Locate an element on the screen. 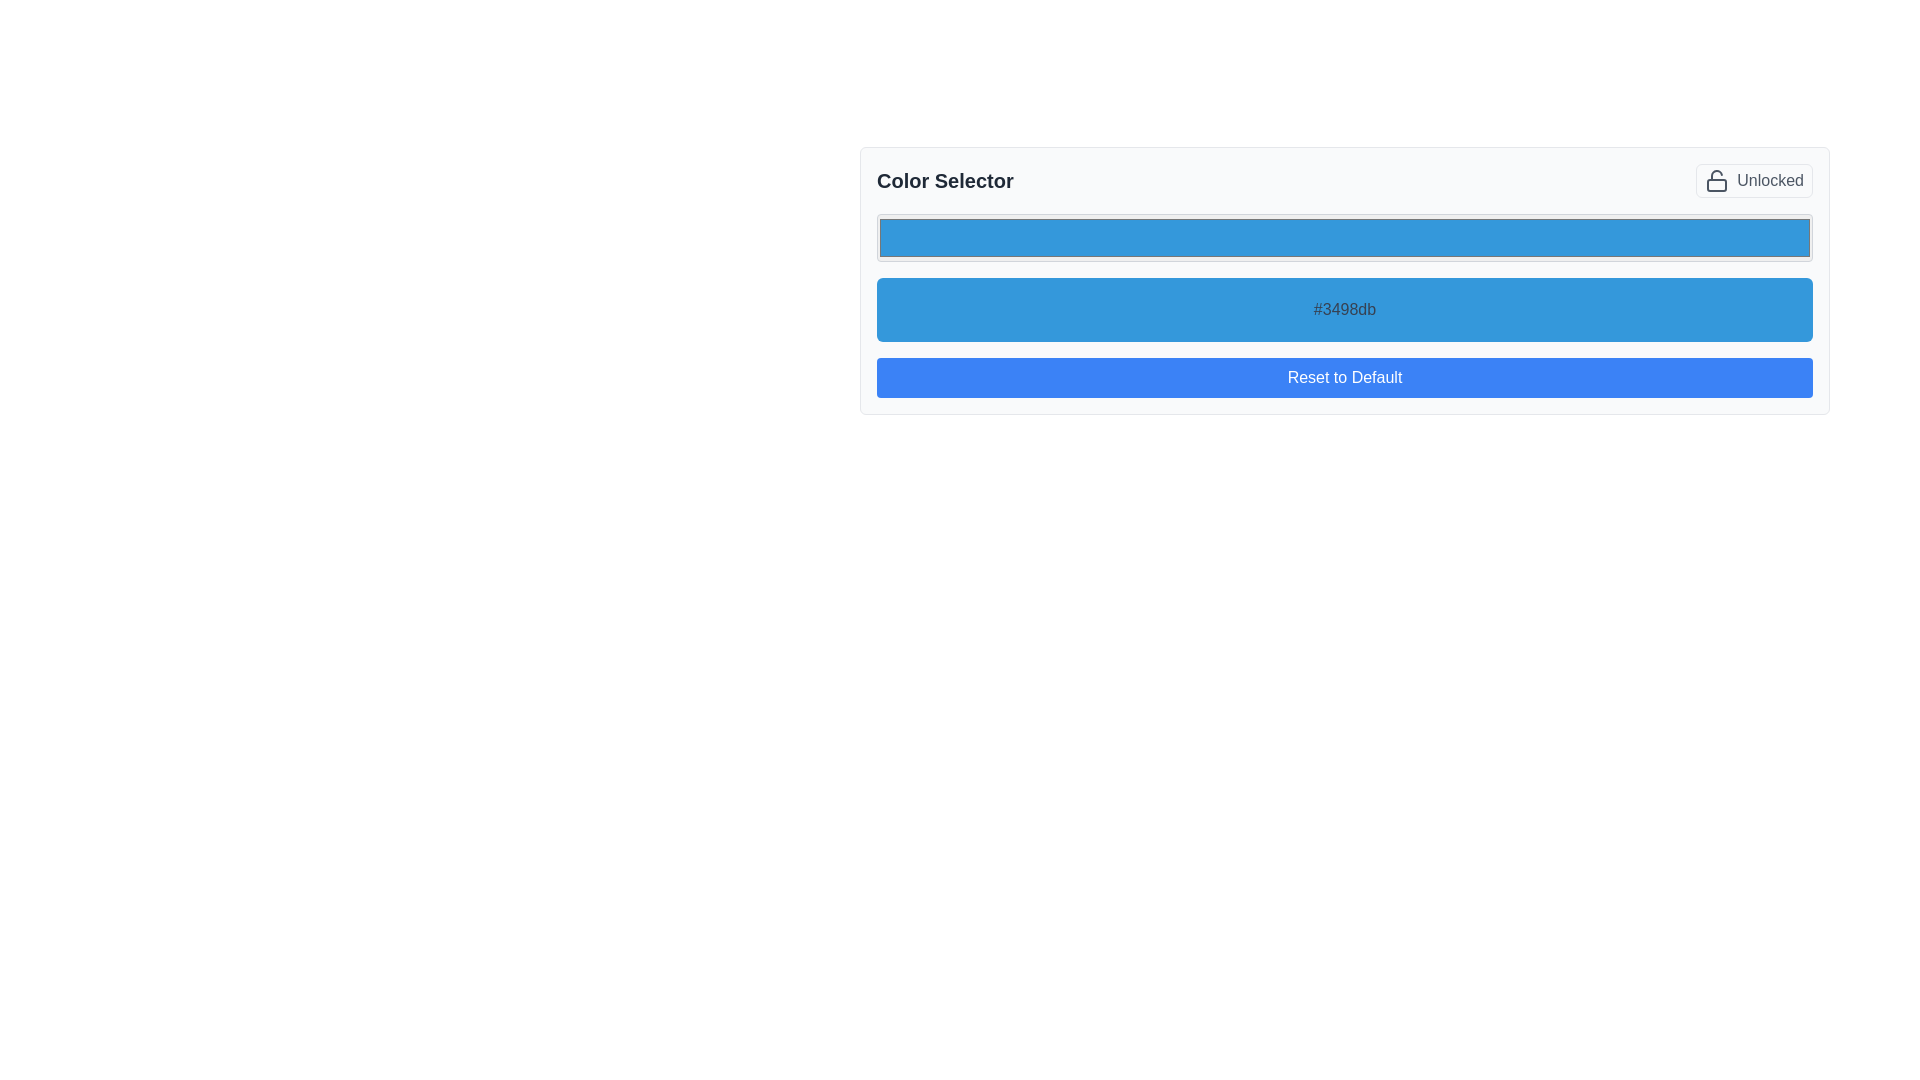 This screenshot has height=1080, width=1920. the decorative part of the unlocked padlock icon, which is a small rectangle with rounded corners located in the lower section of the padlock icon is located at coordinates (1716, 185).